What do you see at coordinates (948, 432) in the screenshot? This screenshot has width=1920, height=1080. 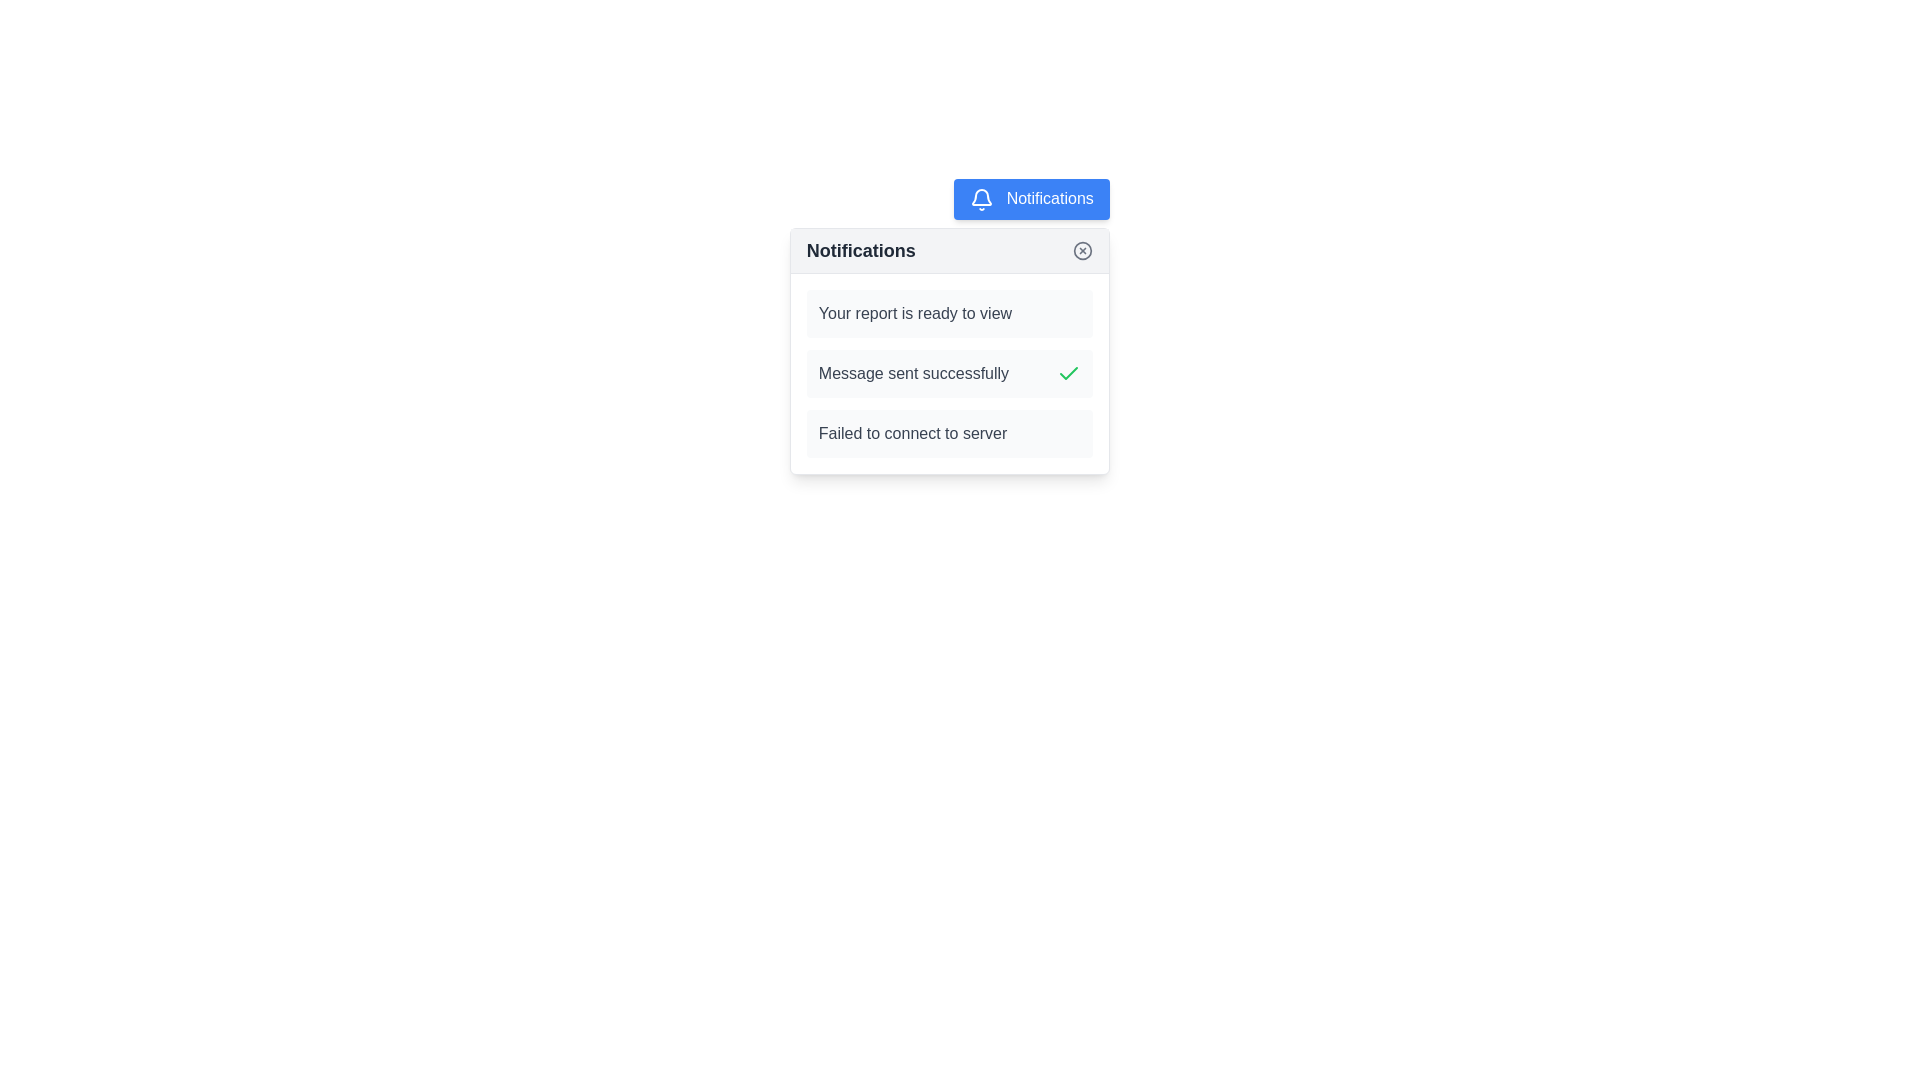 I see `the static notification block that informs the user about a connection failure, located at the bottom of the notification list` at bounding box center [948, 432].